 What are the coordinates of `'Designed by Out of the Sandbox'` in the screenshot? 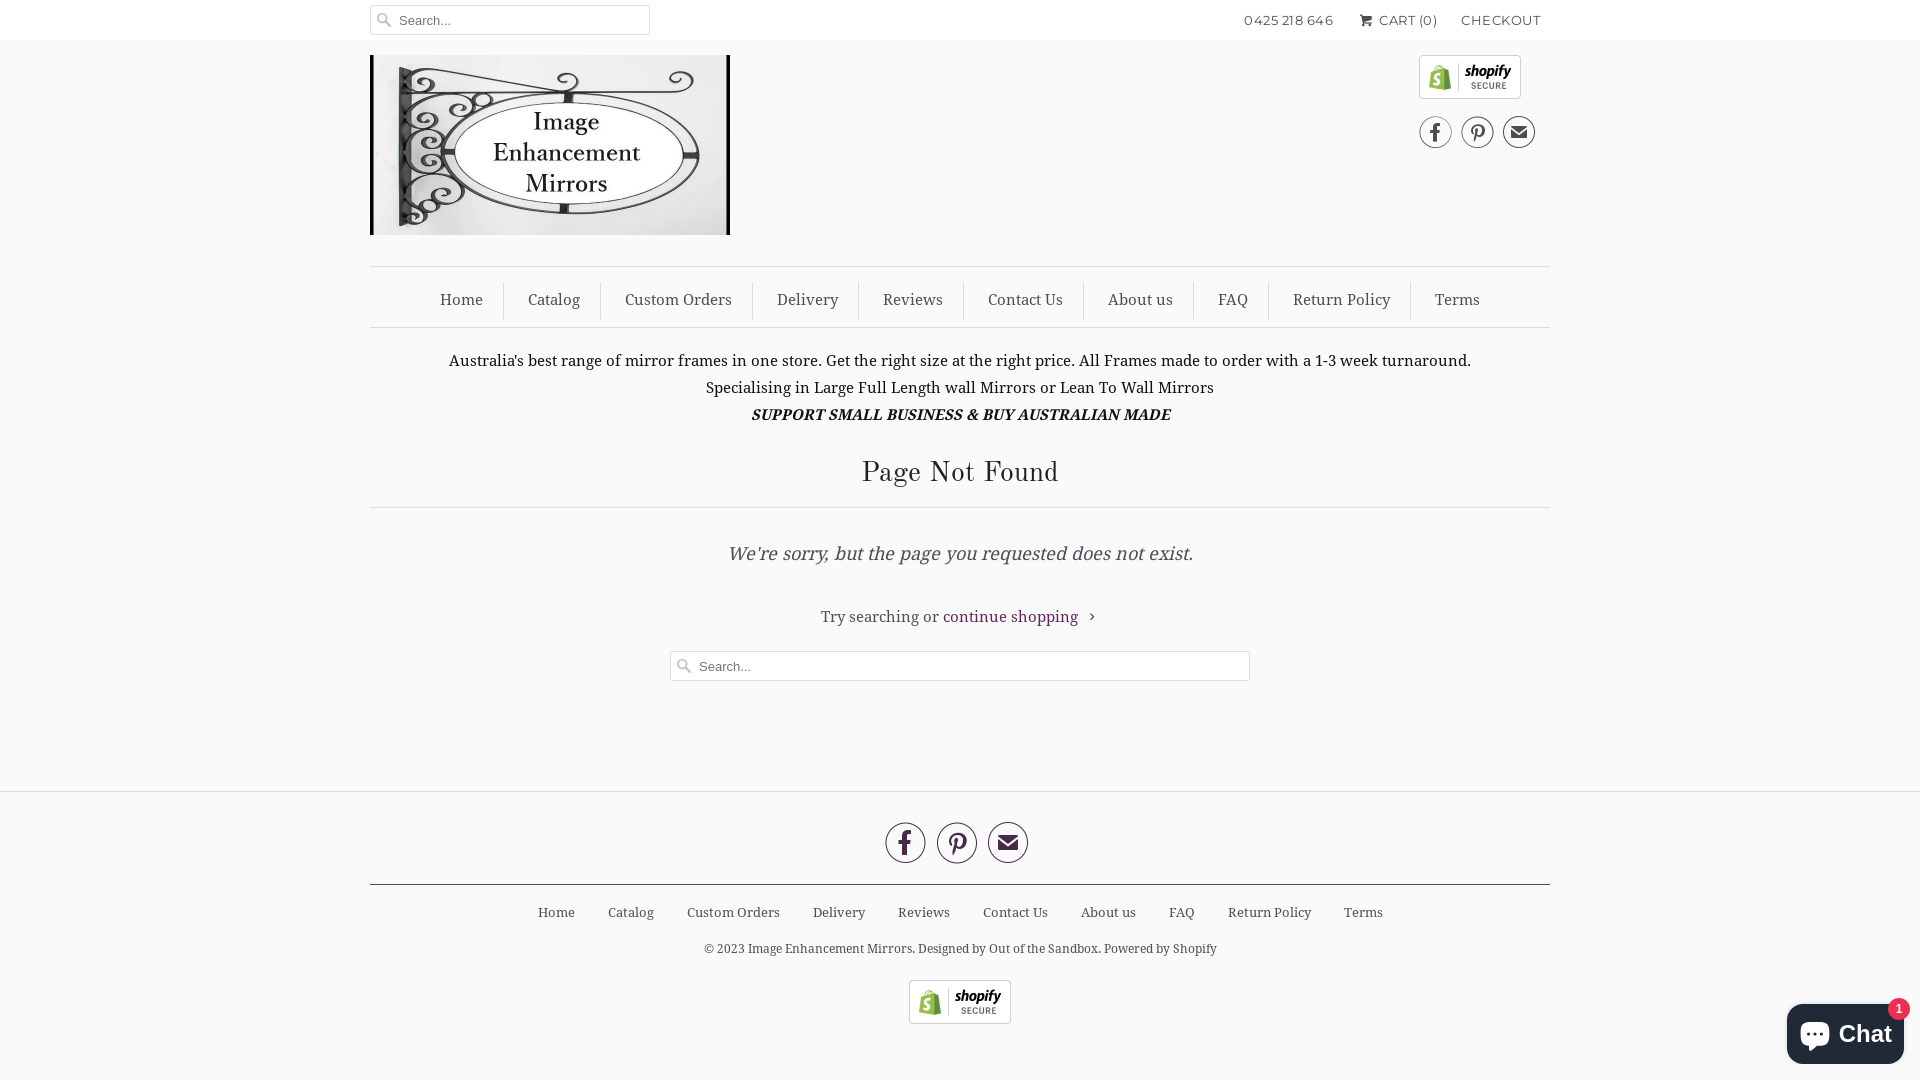 It's located at (1008, 942).